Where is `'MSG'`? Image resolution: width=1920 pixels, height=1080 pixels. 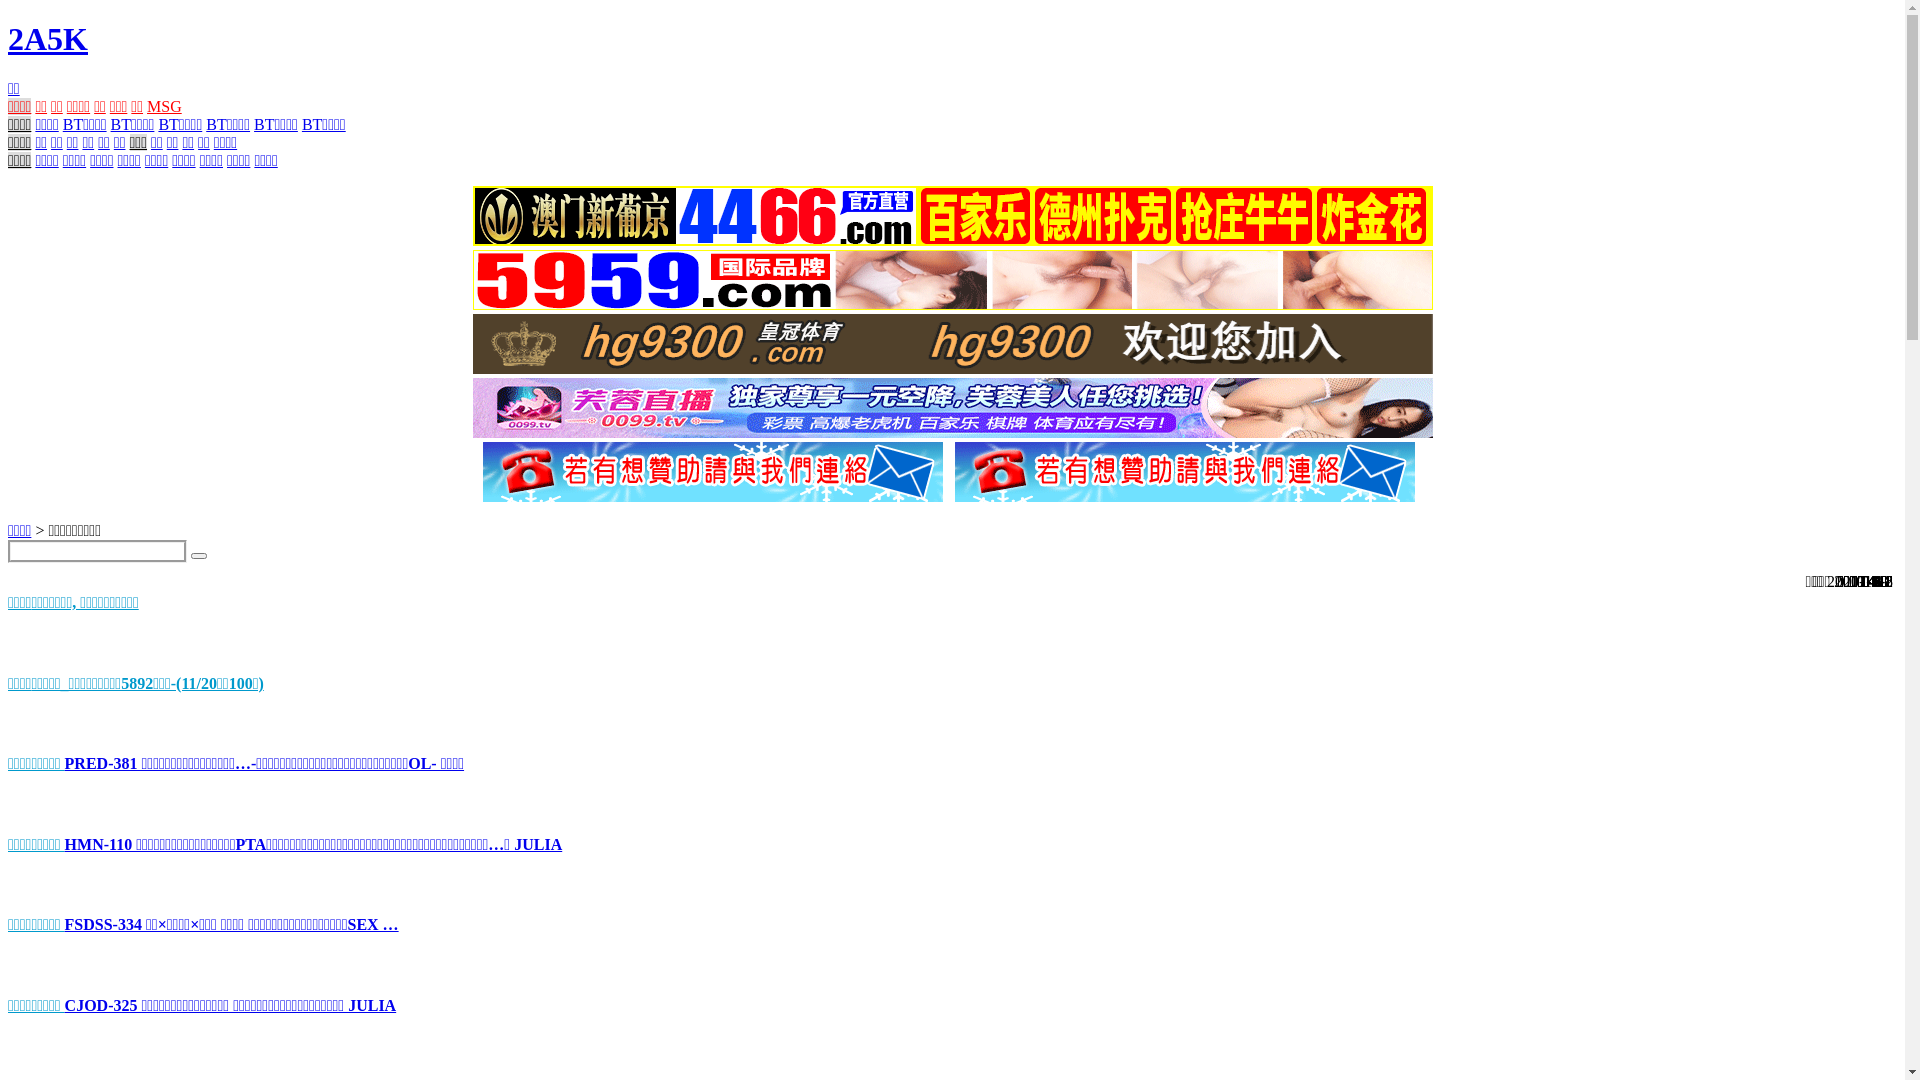 'MSG' is located at coordinates (164, 106).